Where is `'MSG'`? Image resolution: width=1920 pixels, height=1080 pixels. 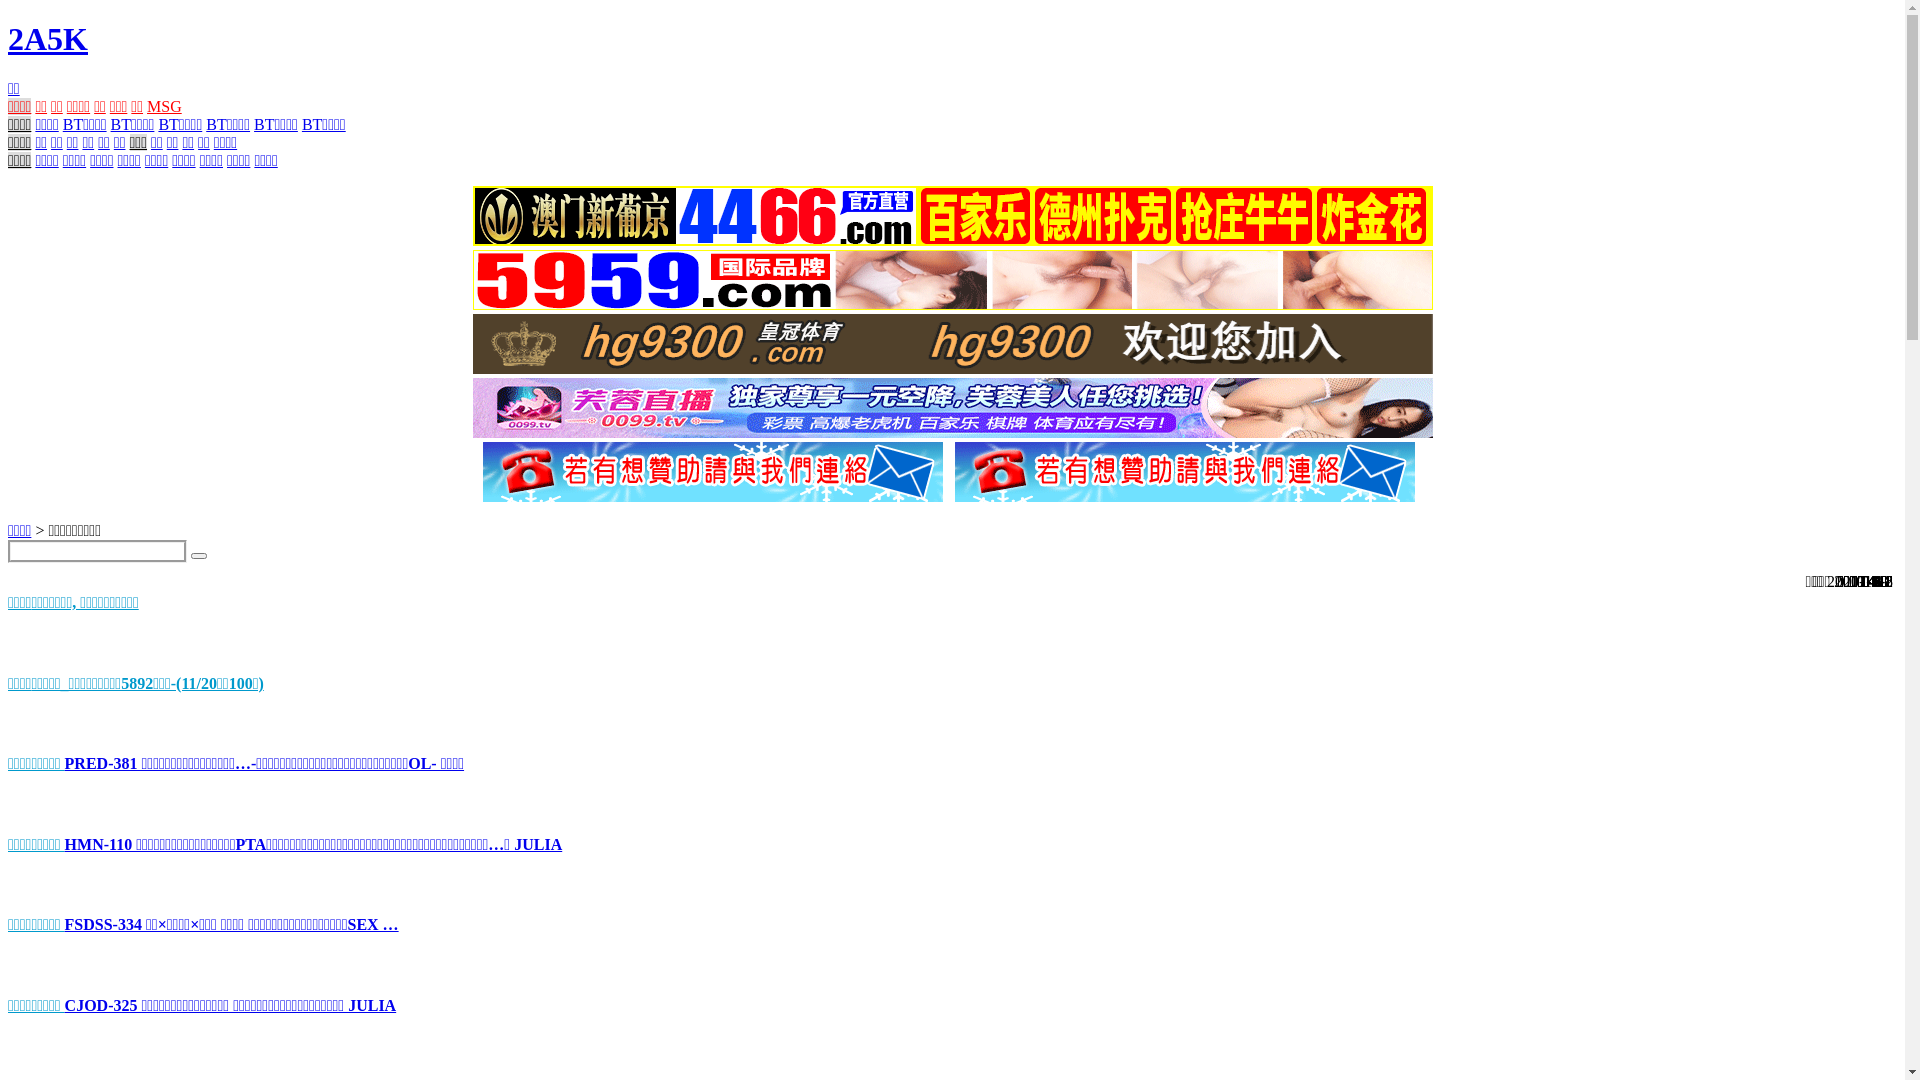 'MSG' is located at coordinates (164, 106).